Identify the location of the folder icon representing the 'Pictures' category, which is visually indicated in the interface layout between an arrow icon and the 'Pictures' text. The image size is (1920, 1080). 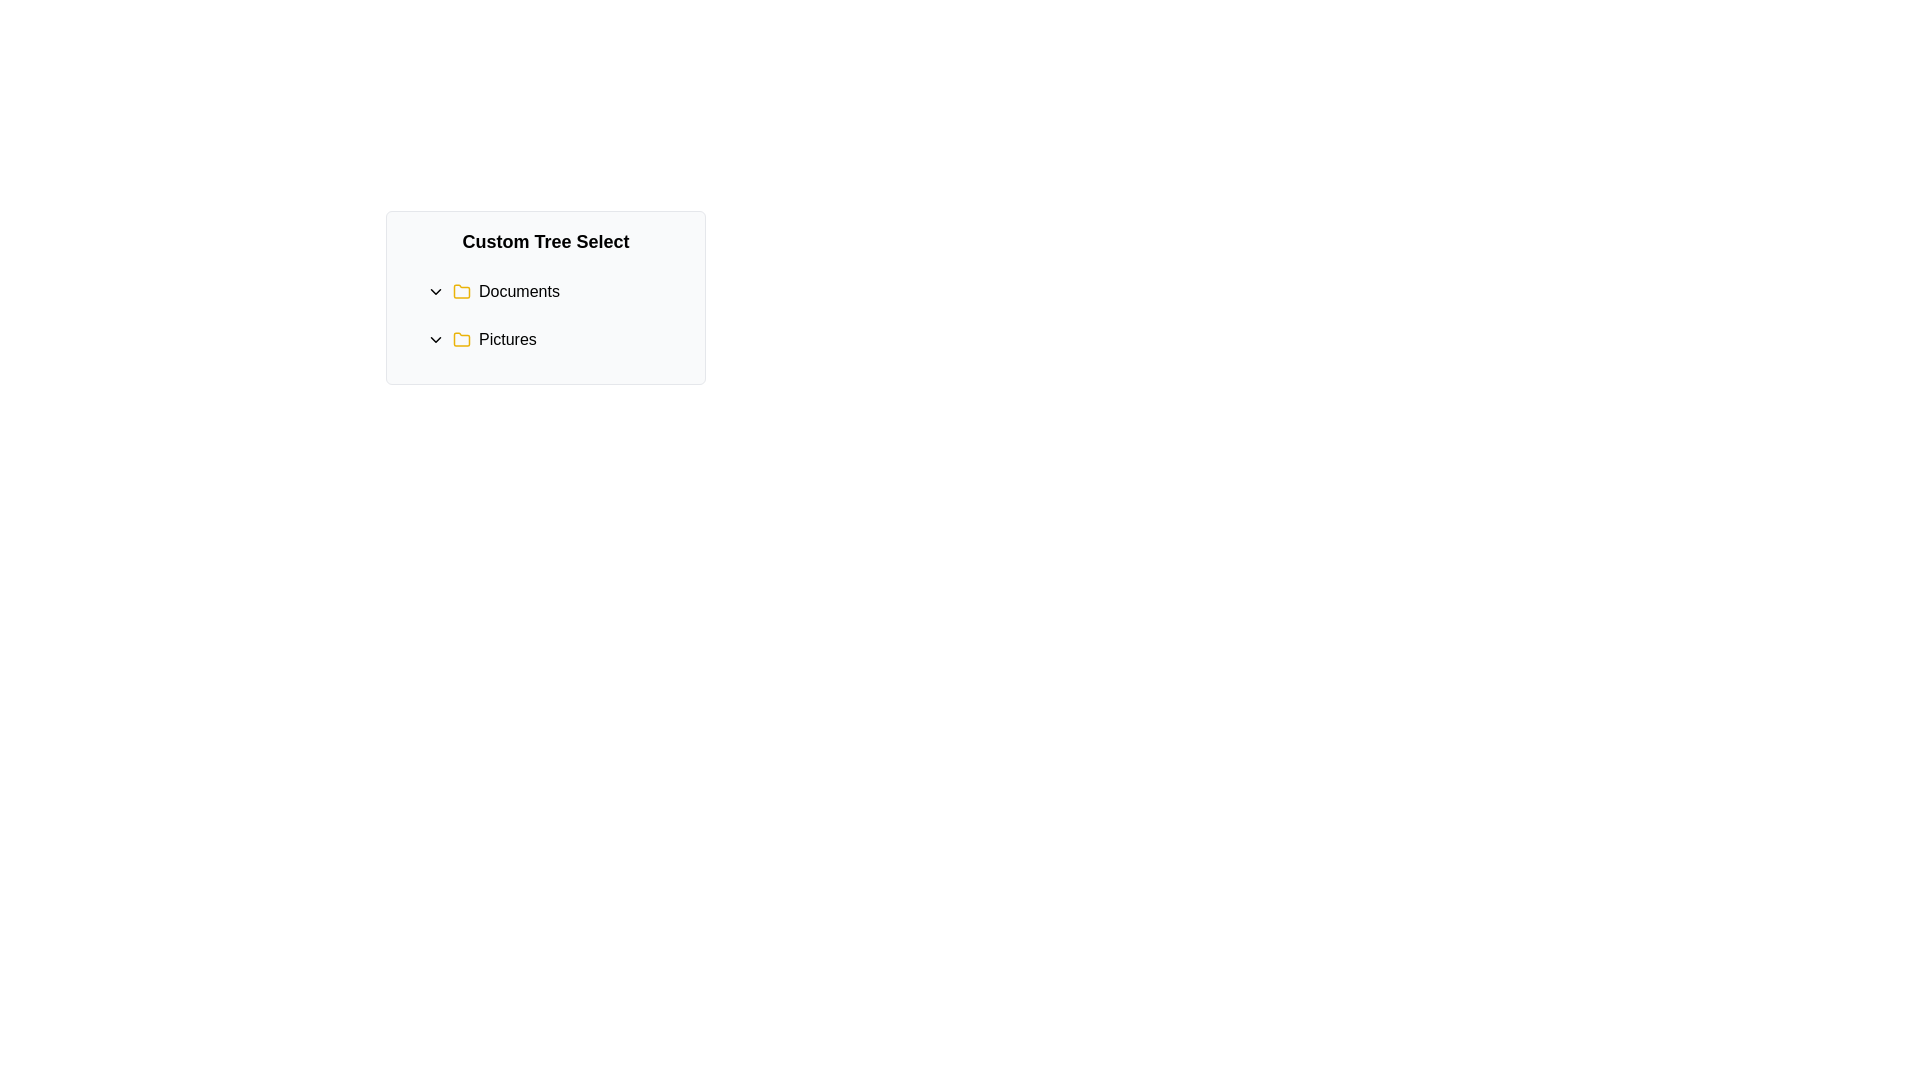
(460, 338).